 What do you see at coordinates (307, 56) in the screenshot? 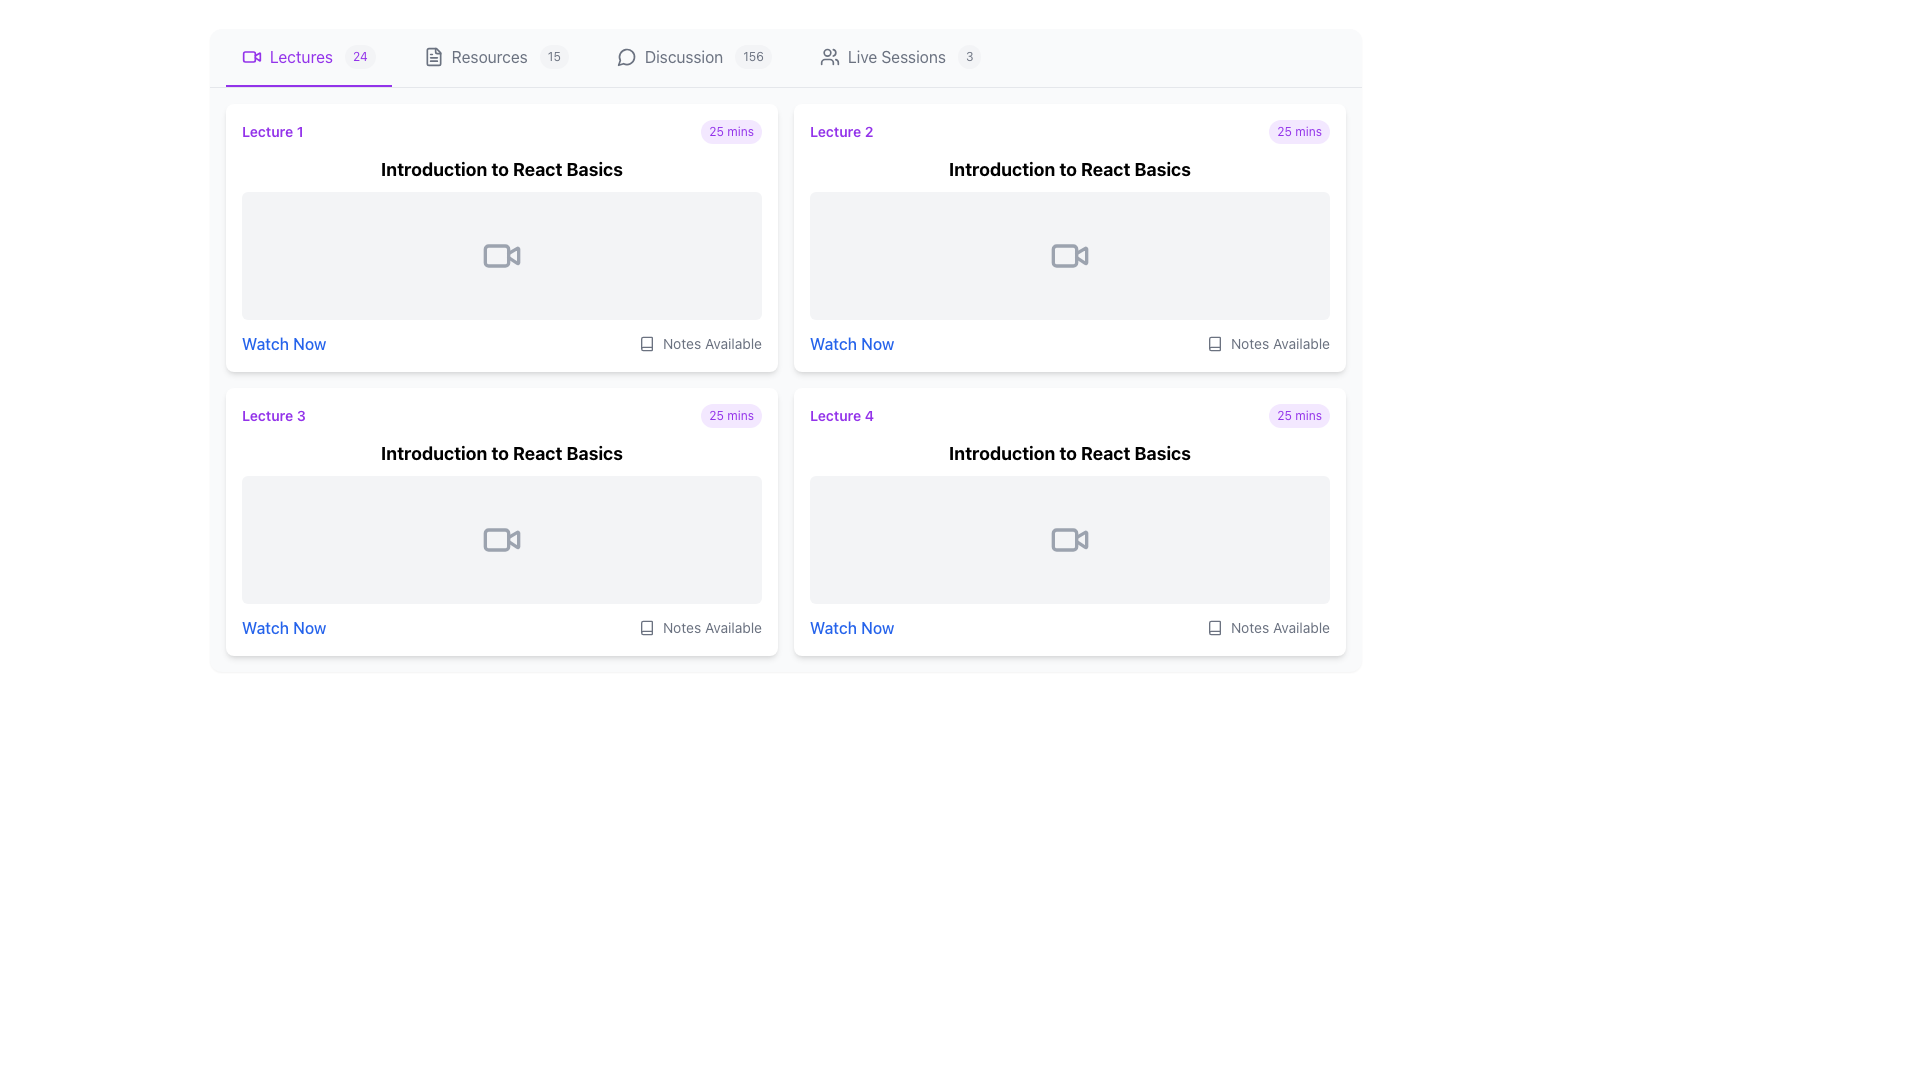
I see `the first menu button in the horizontal navigation bar` at bounding box center [307, 56].